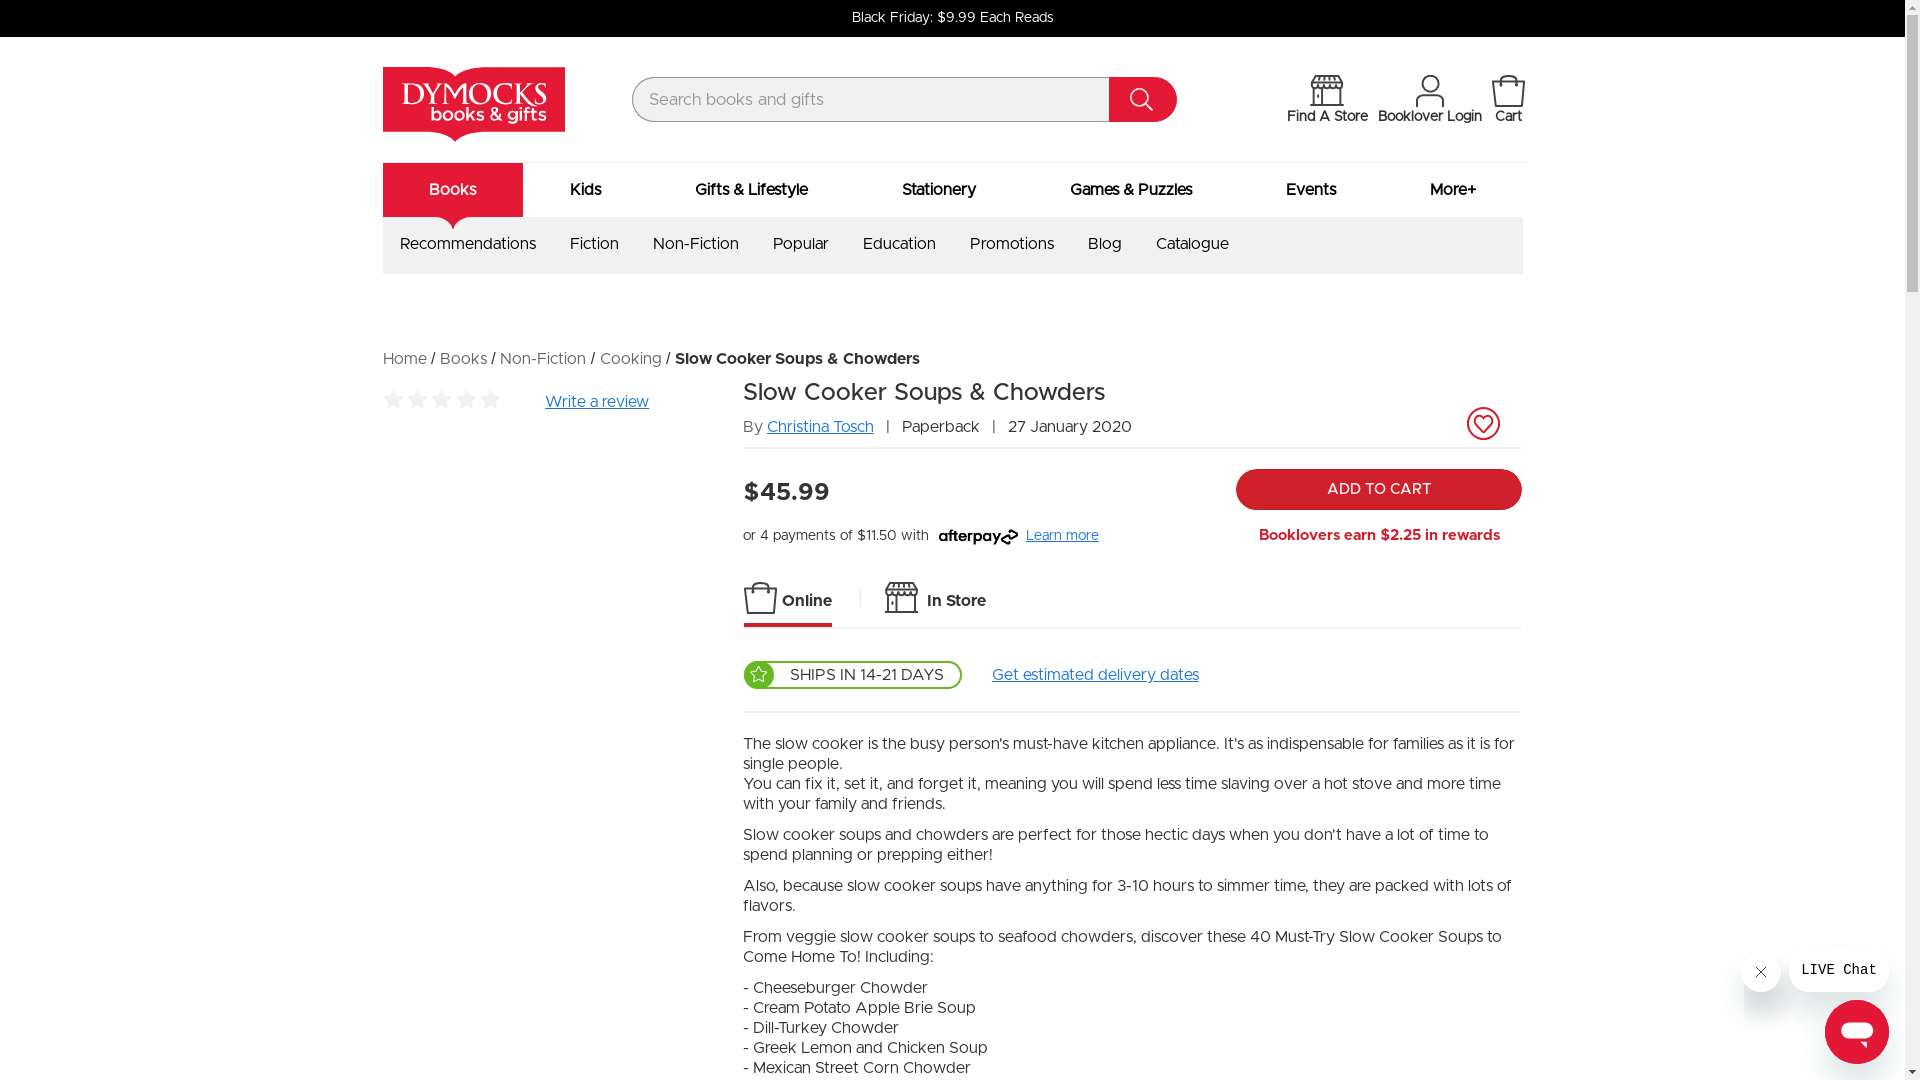  Describe the element at coordinates (800, 242) in the screenshot. I see `'Popular'` at that location.